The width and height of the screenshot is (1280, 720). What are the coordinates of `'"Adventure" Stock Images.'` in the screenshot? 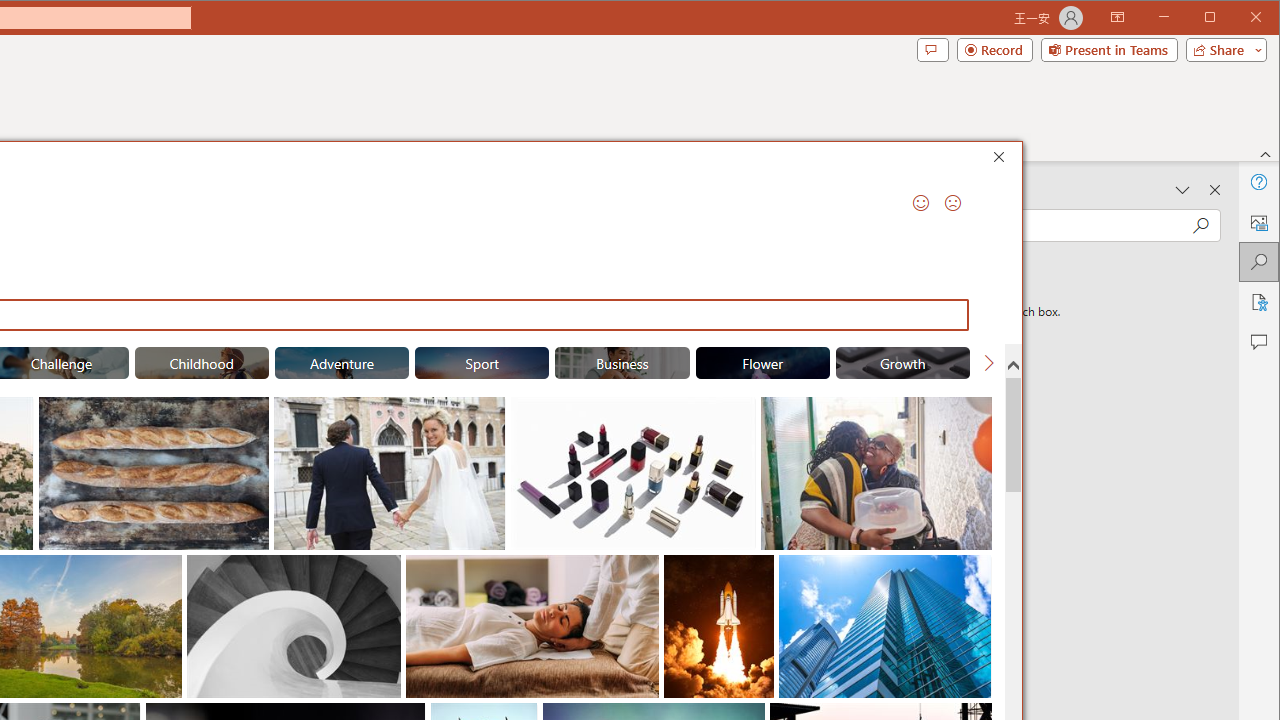 It's located at (342, 362).